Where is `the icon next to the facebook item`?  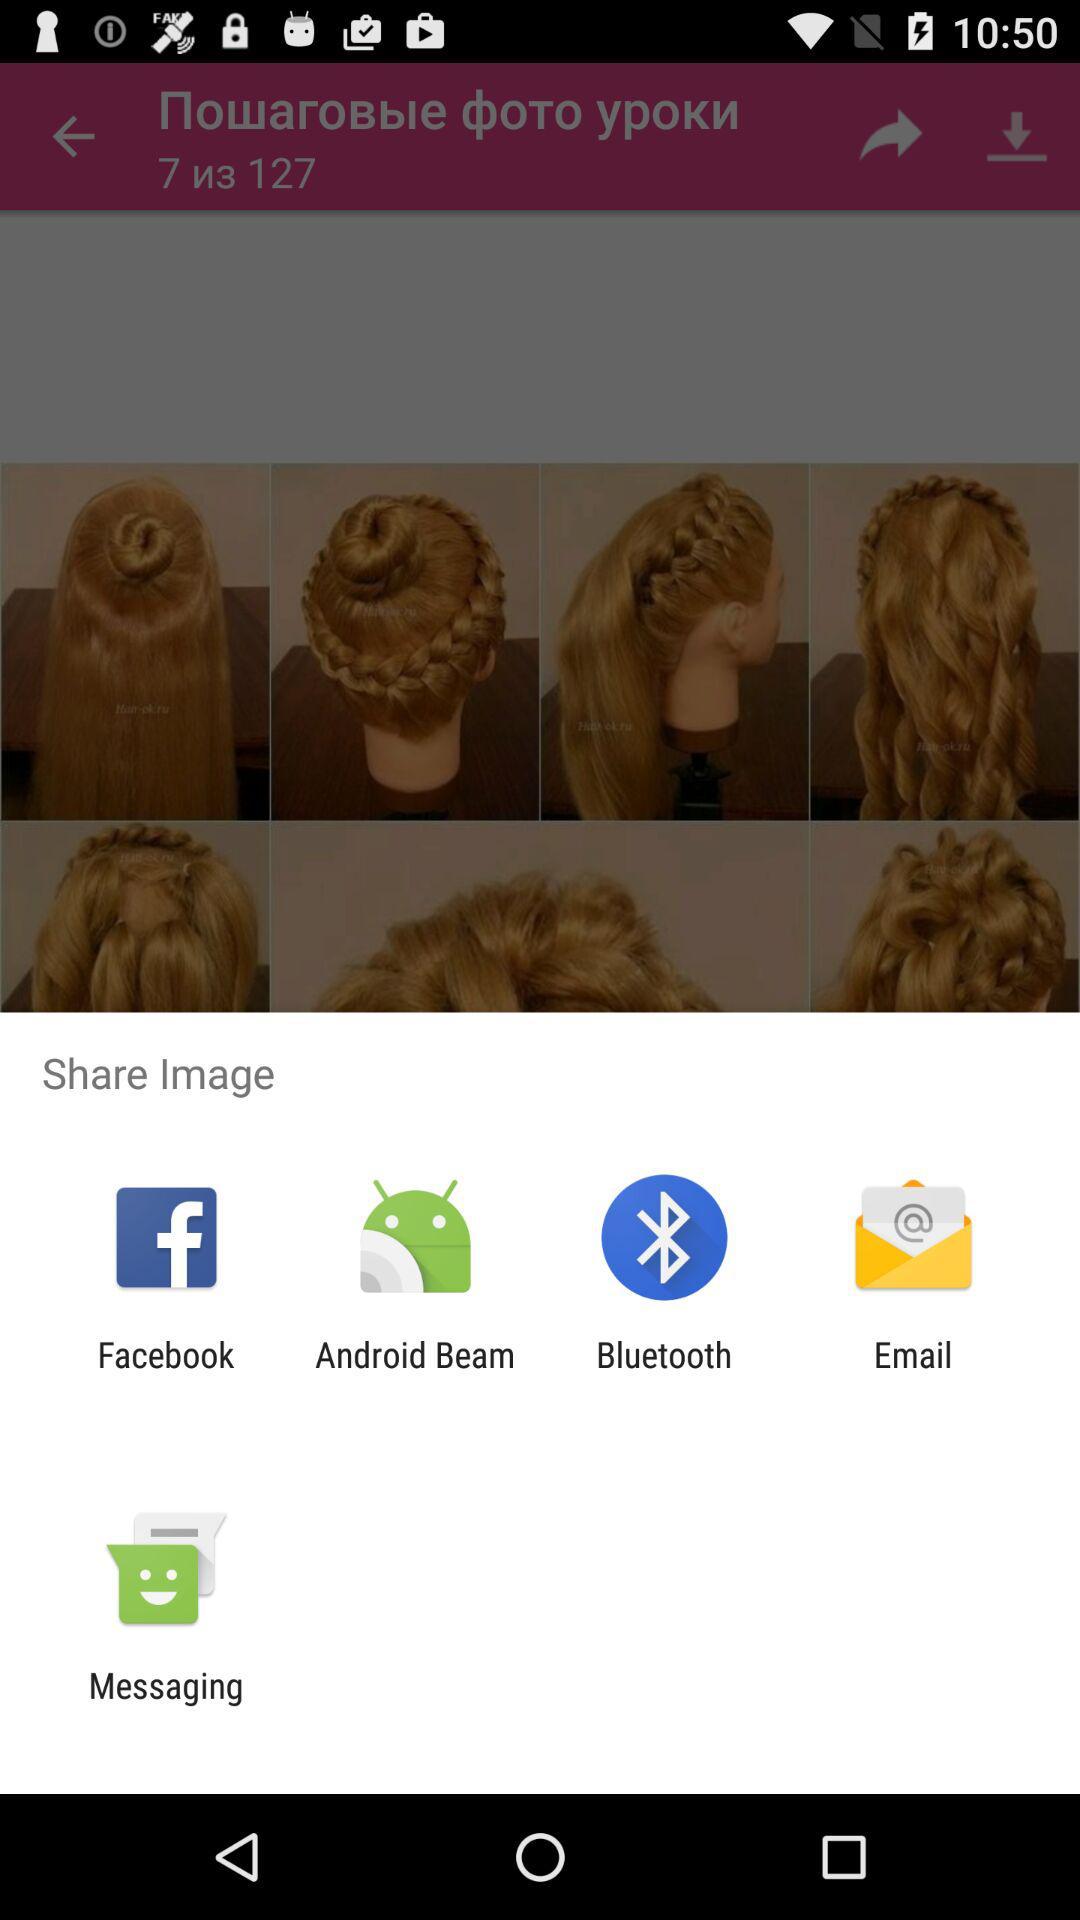 the icon next to the facebook item is located at coordinates (414, 1374).